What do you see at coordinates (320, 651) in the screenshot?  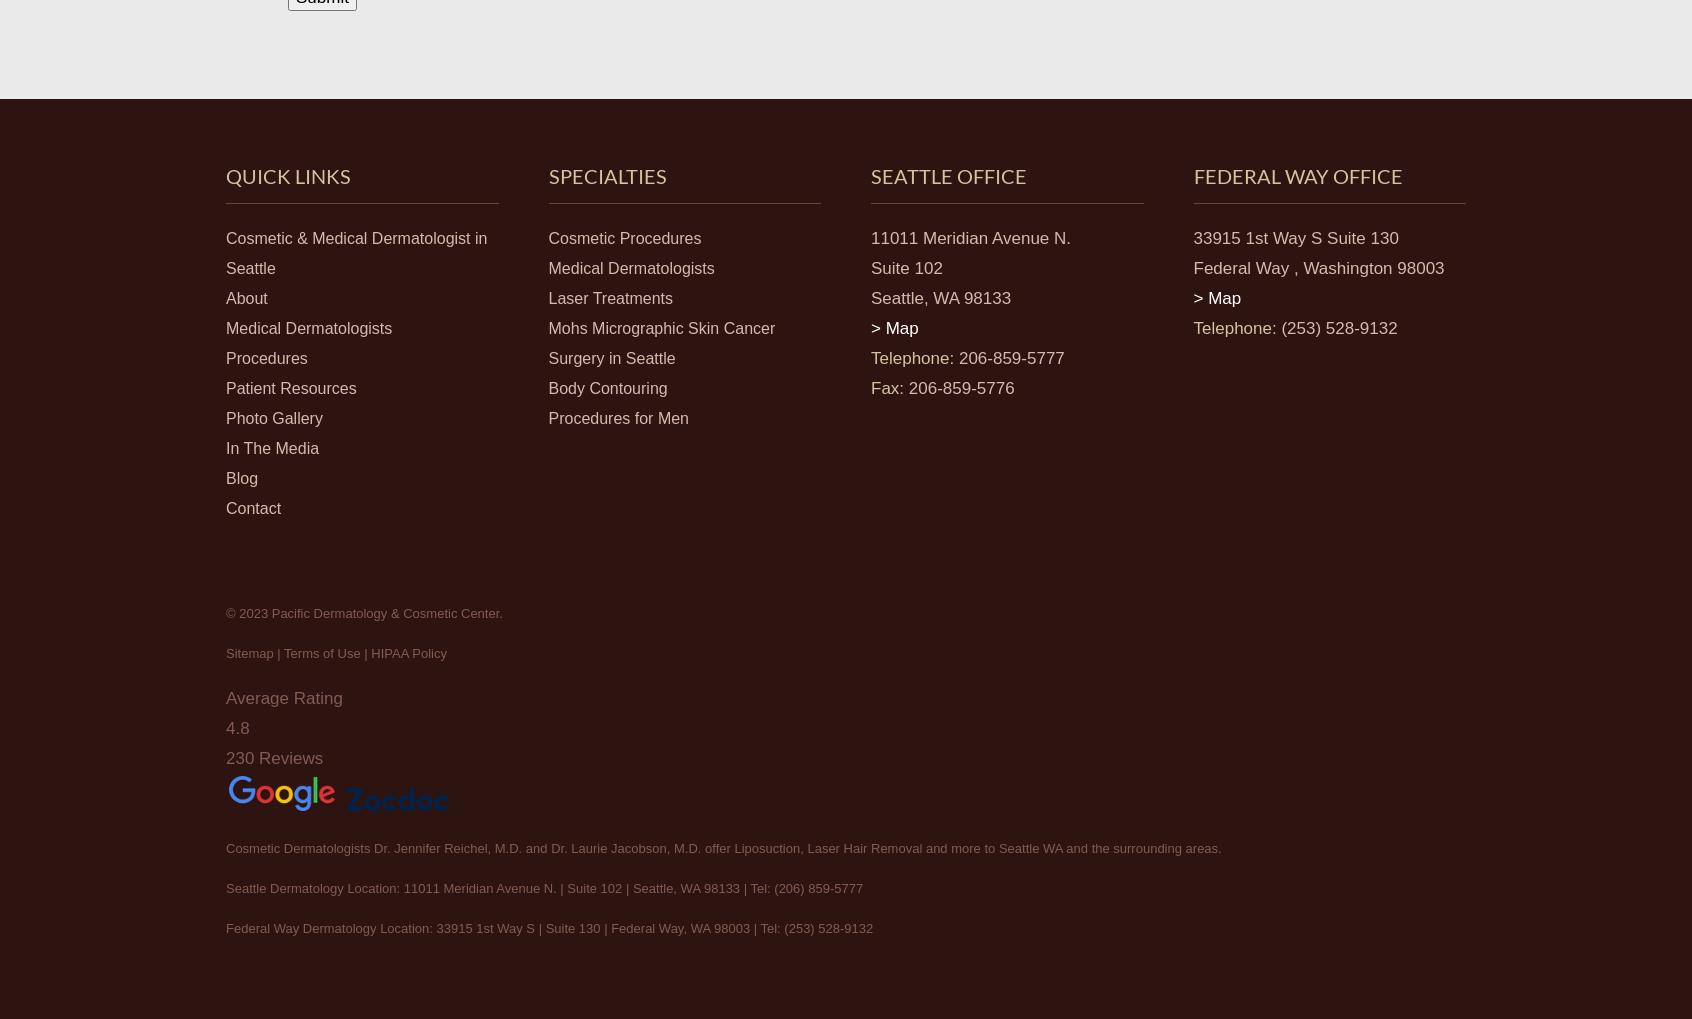 I see `'Terms of Use'` at bounding box center [320, 651].